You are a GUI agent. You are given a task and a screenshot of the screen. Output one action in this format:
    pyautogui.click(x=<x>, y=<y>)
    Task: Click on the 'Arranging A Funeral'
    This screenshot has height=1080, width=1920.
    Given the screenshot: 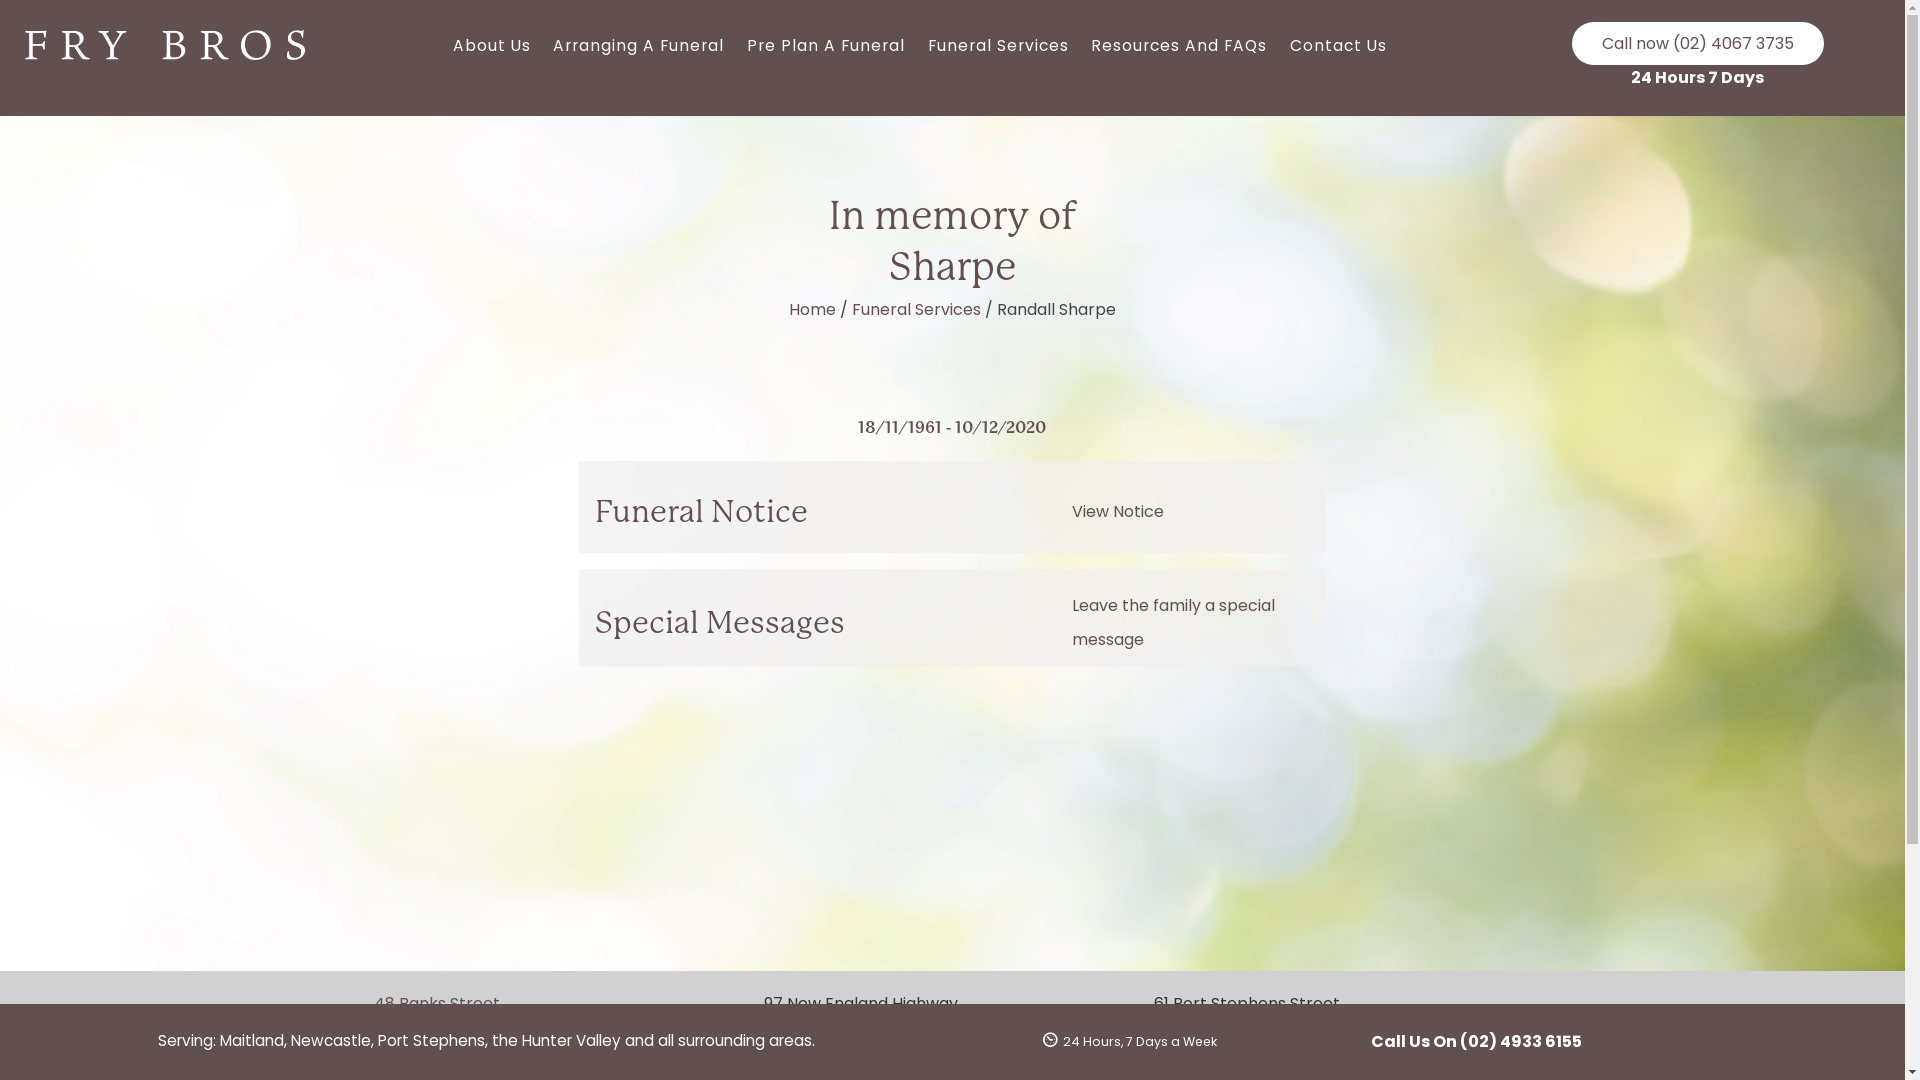 What is the action you would take?
    pyautogui.click(x=637, y=45)
    